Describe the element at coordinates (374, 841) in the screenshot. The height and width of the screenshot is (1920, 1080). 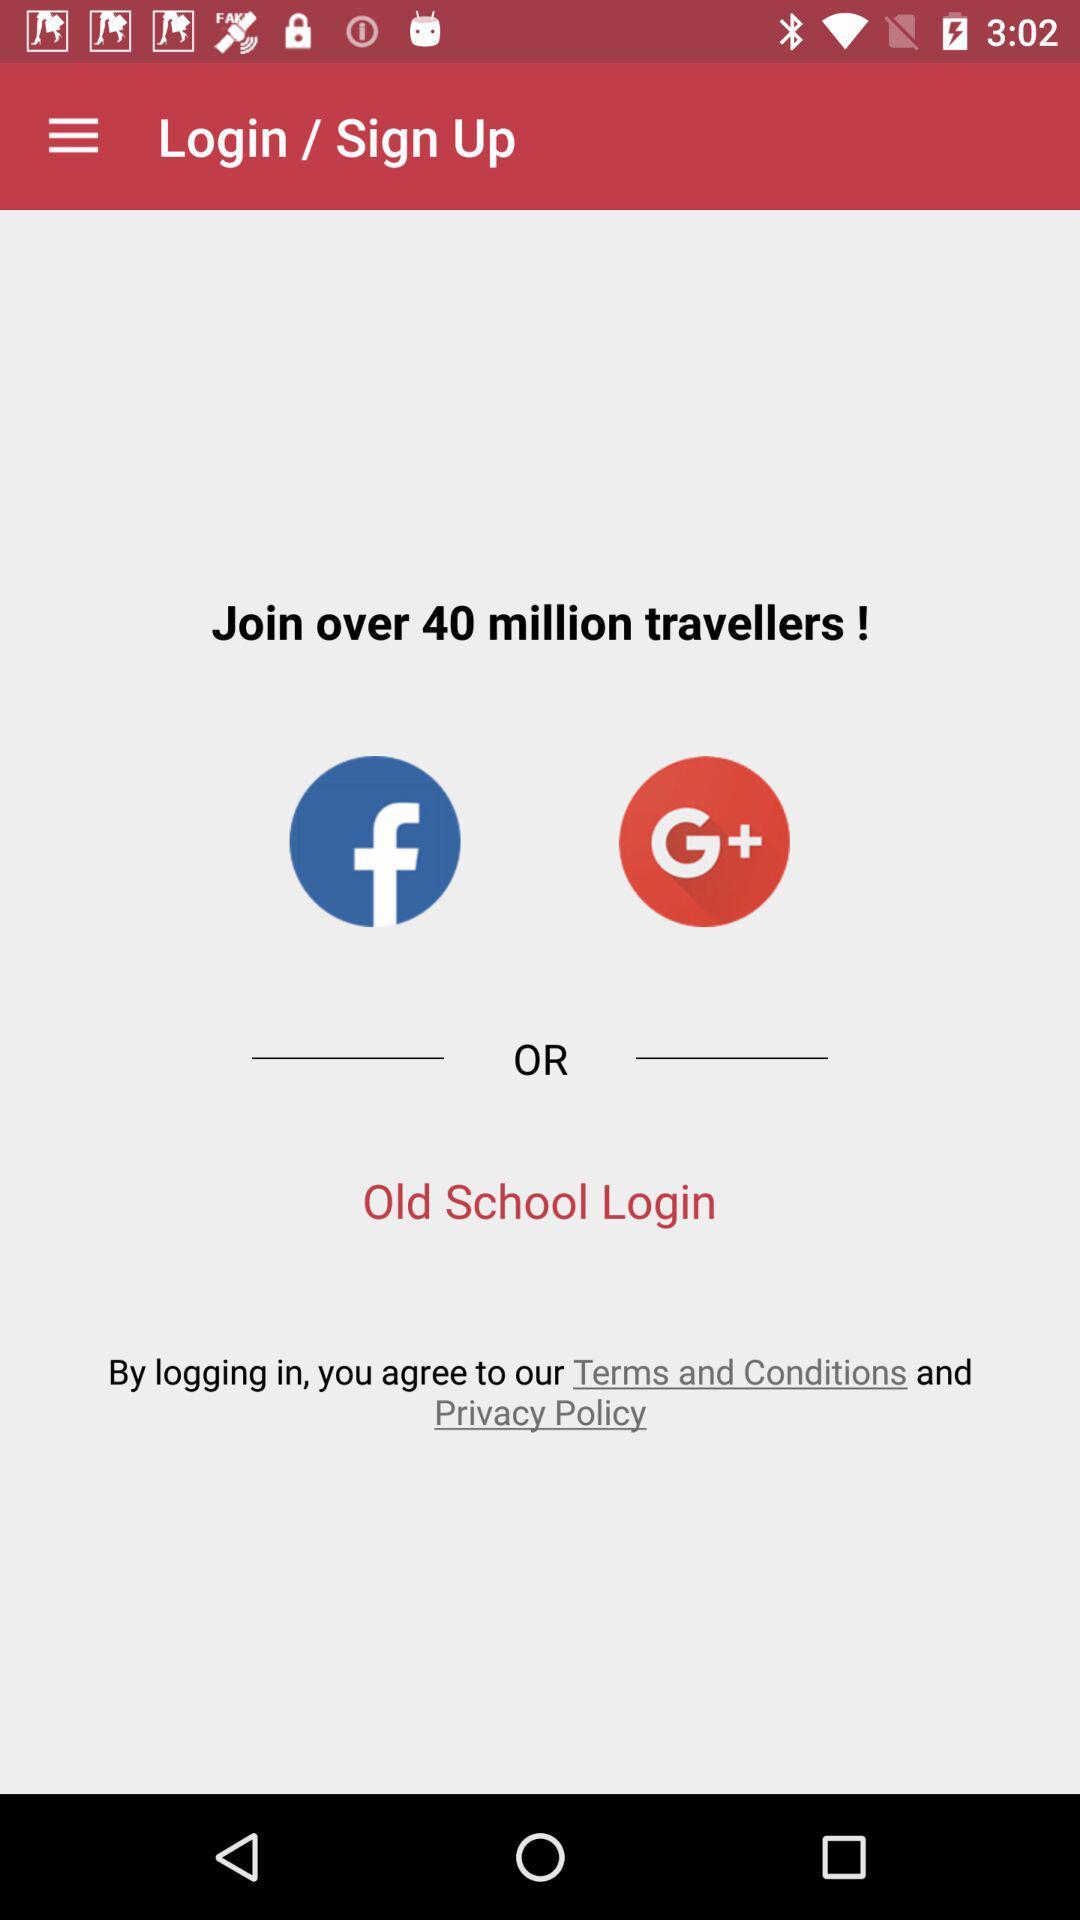
I see `the facebook icon` at that location.